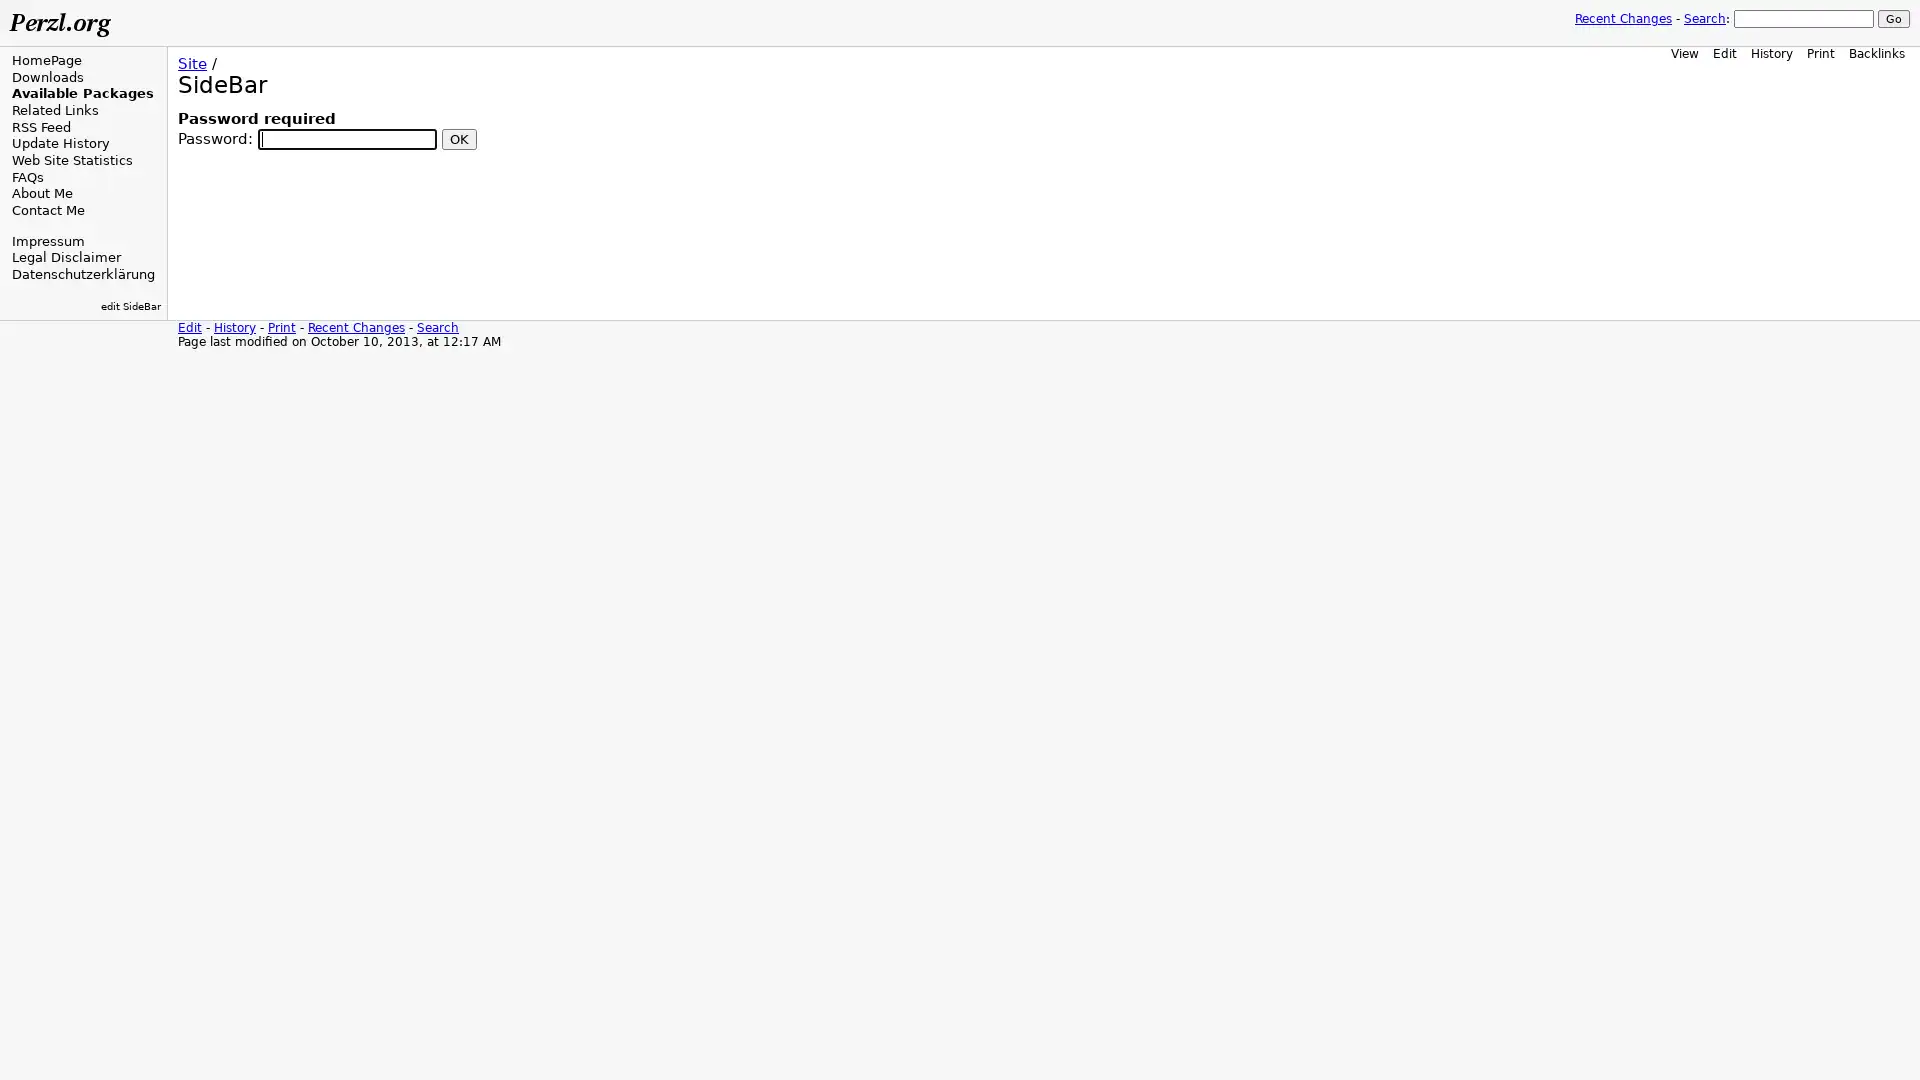  I want to click on Go, so click(1893, 19).